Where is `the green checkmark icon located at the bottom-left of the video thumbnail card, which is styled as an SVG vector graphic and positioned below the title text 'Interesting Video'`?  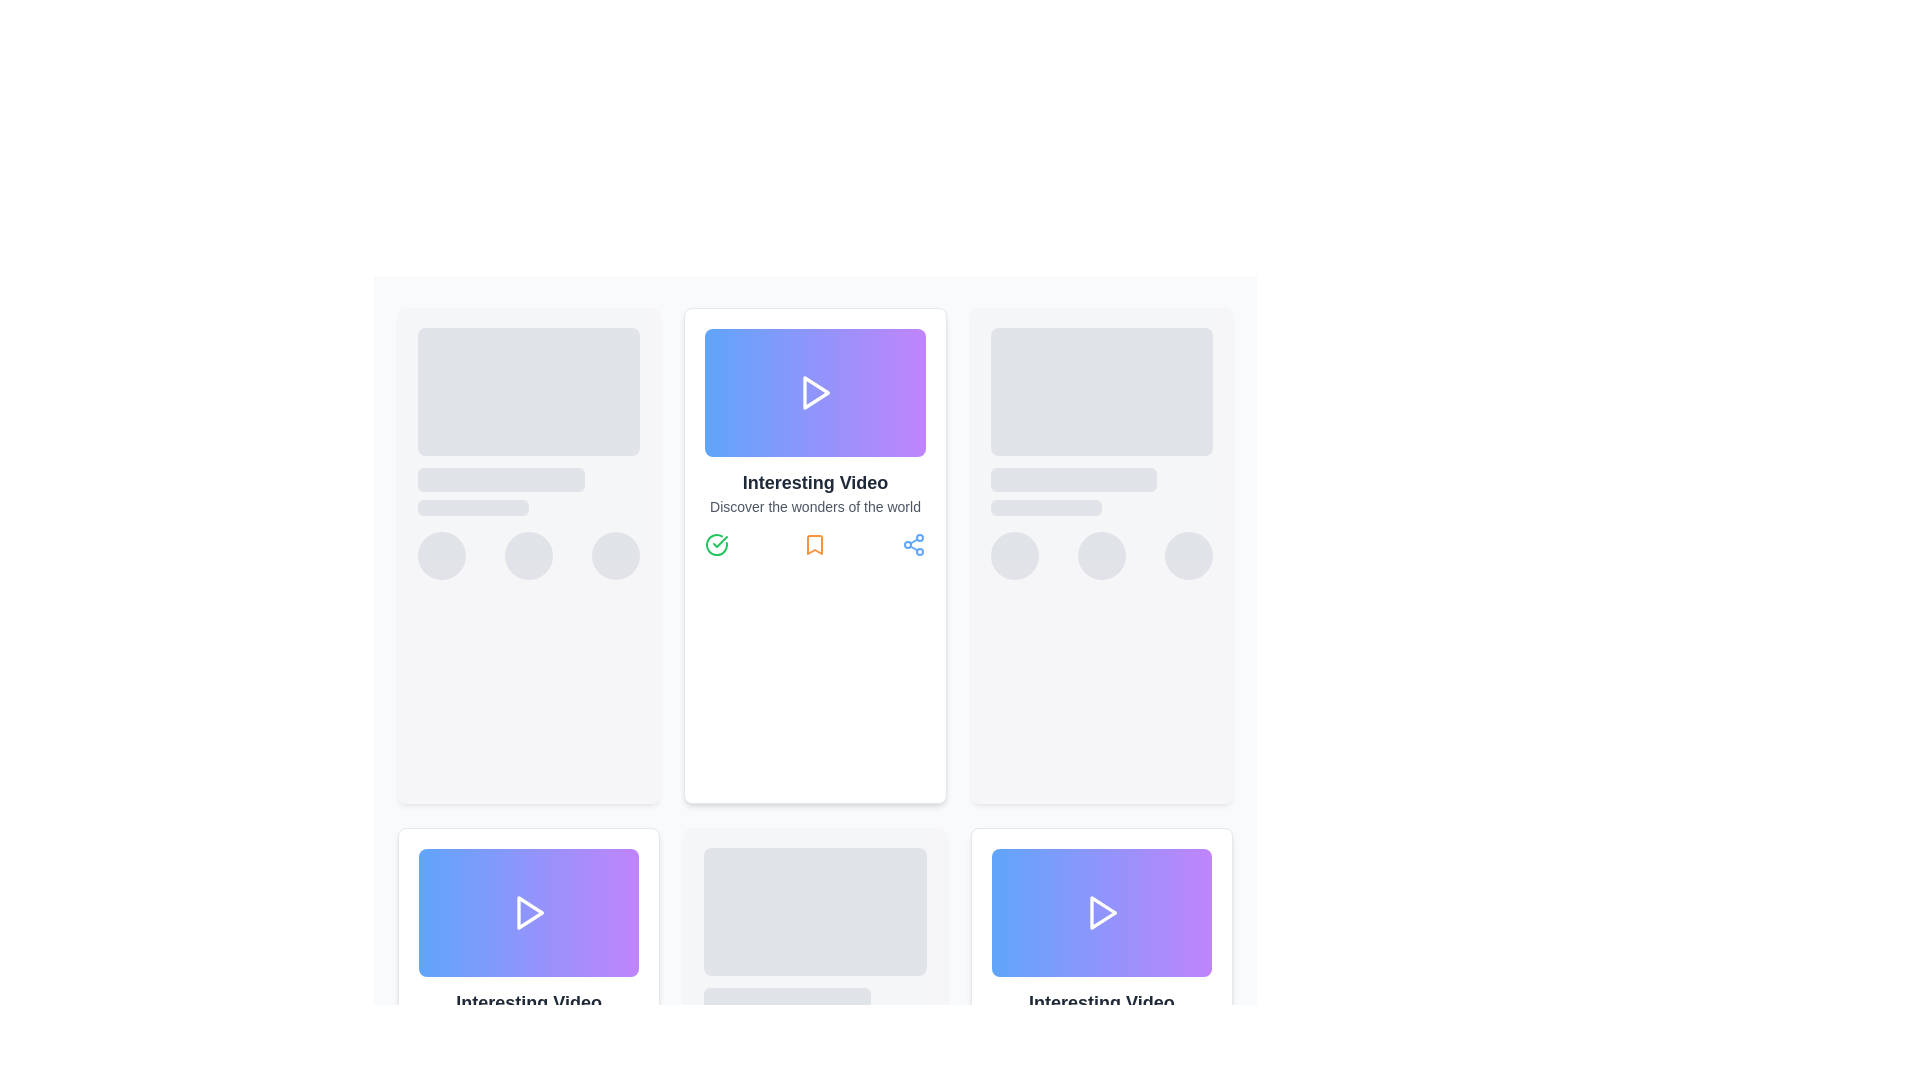 the green checkmark icon located at the bottom-left of the video thumbnail card, which is styled as an SVG vector graphic and positioned below the title text 'Interesting Video' is located at coordinates (720, 542).